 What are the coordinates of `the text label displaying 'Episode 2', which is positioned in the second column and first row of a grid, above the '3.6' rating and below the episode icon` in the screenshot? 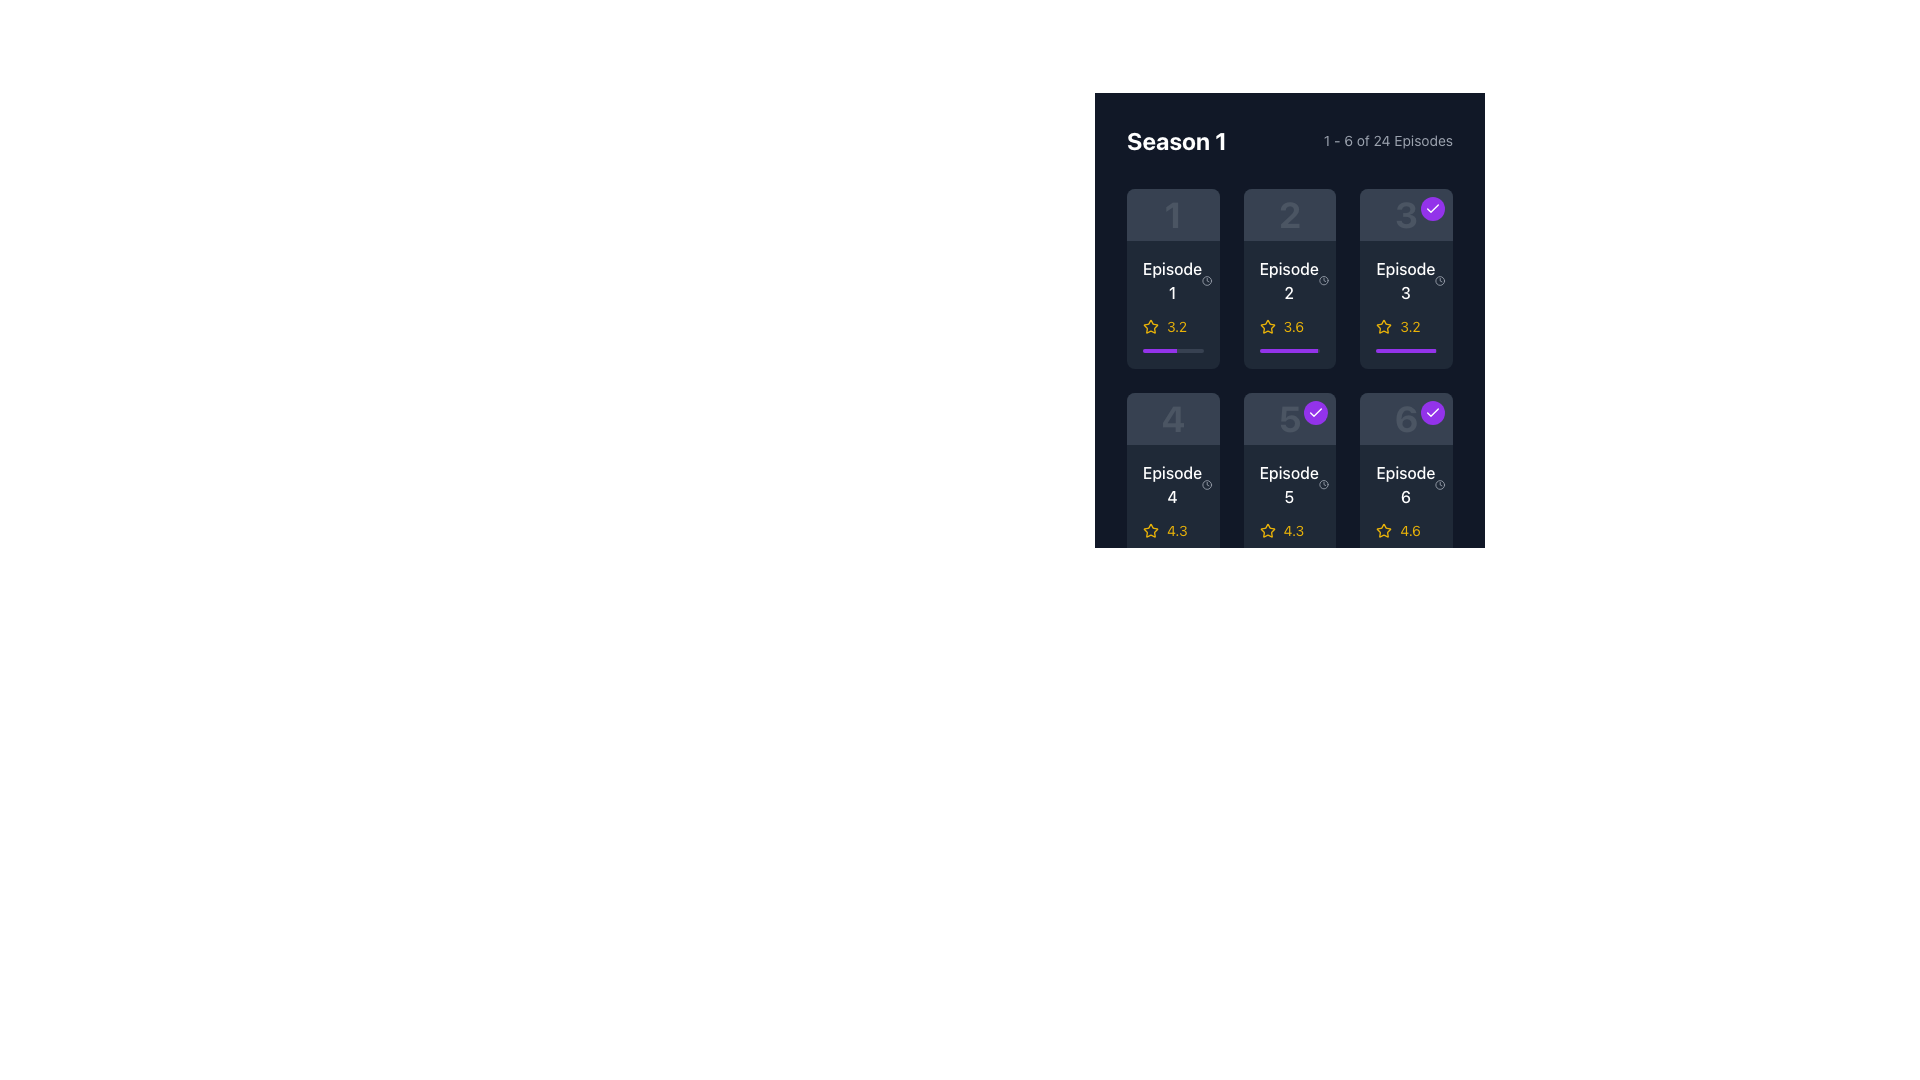 It's located at (1289, 281).